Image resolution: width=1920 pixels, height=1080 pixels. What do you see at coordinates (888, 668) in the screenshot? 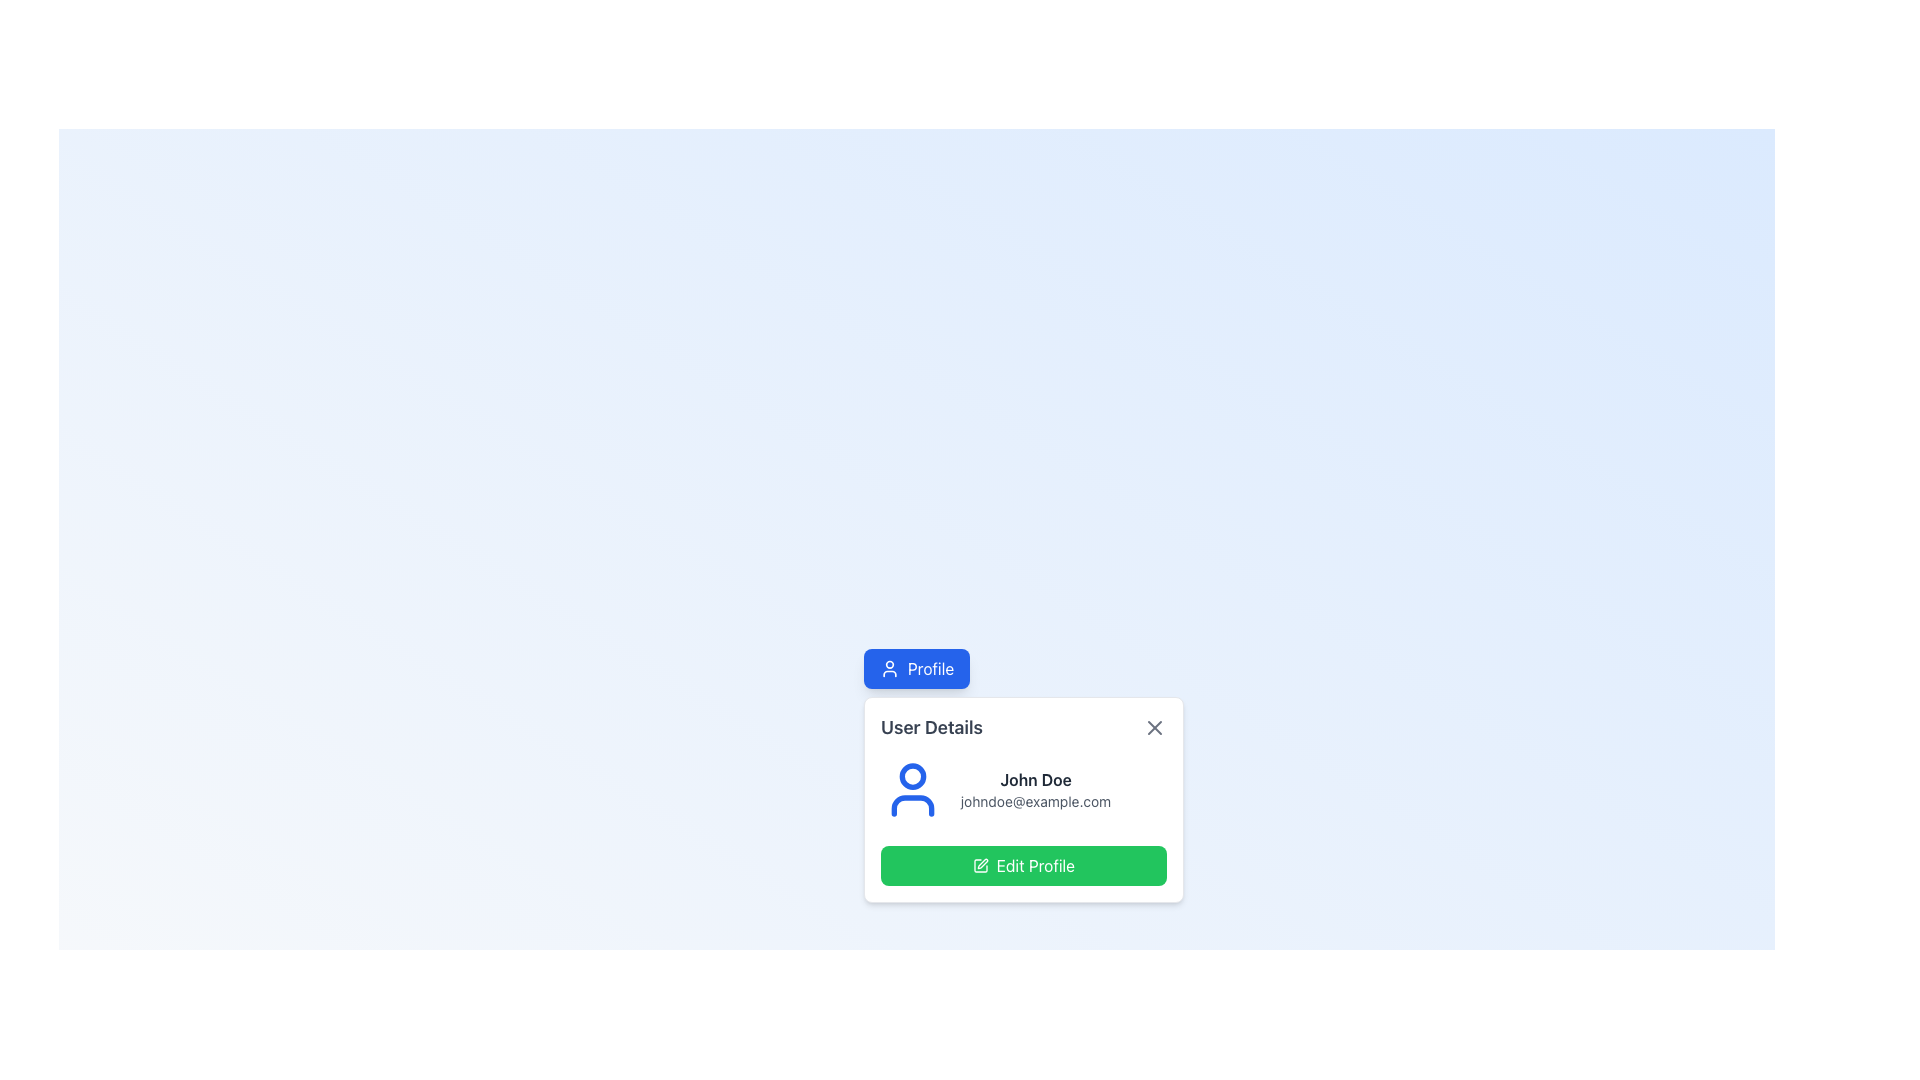
I see `the user avatar icon within the blue 'Profile' button located at the top-central area of the interface` at bounding box center [888, 668].